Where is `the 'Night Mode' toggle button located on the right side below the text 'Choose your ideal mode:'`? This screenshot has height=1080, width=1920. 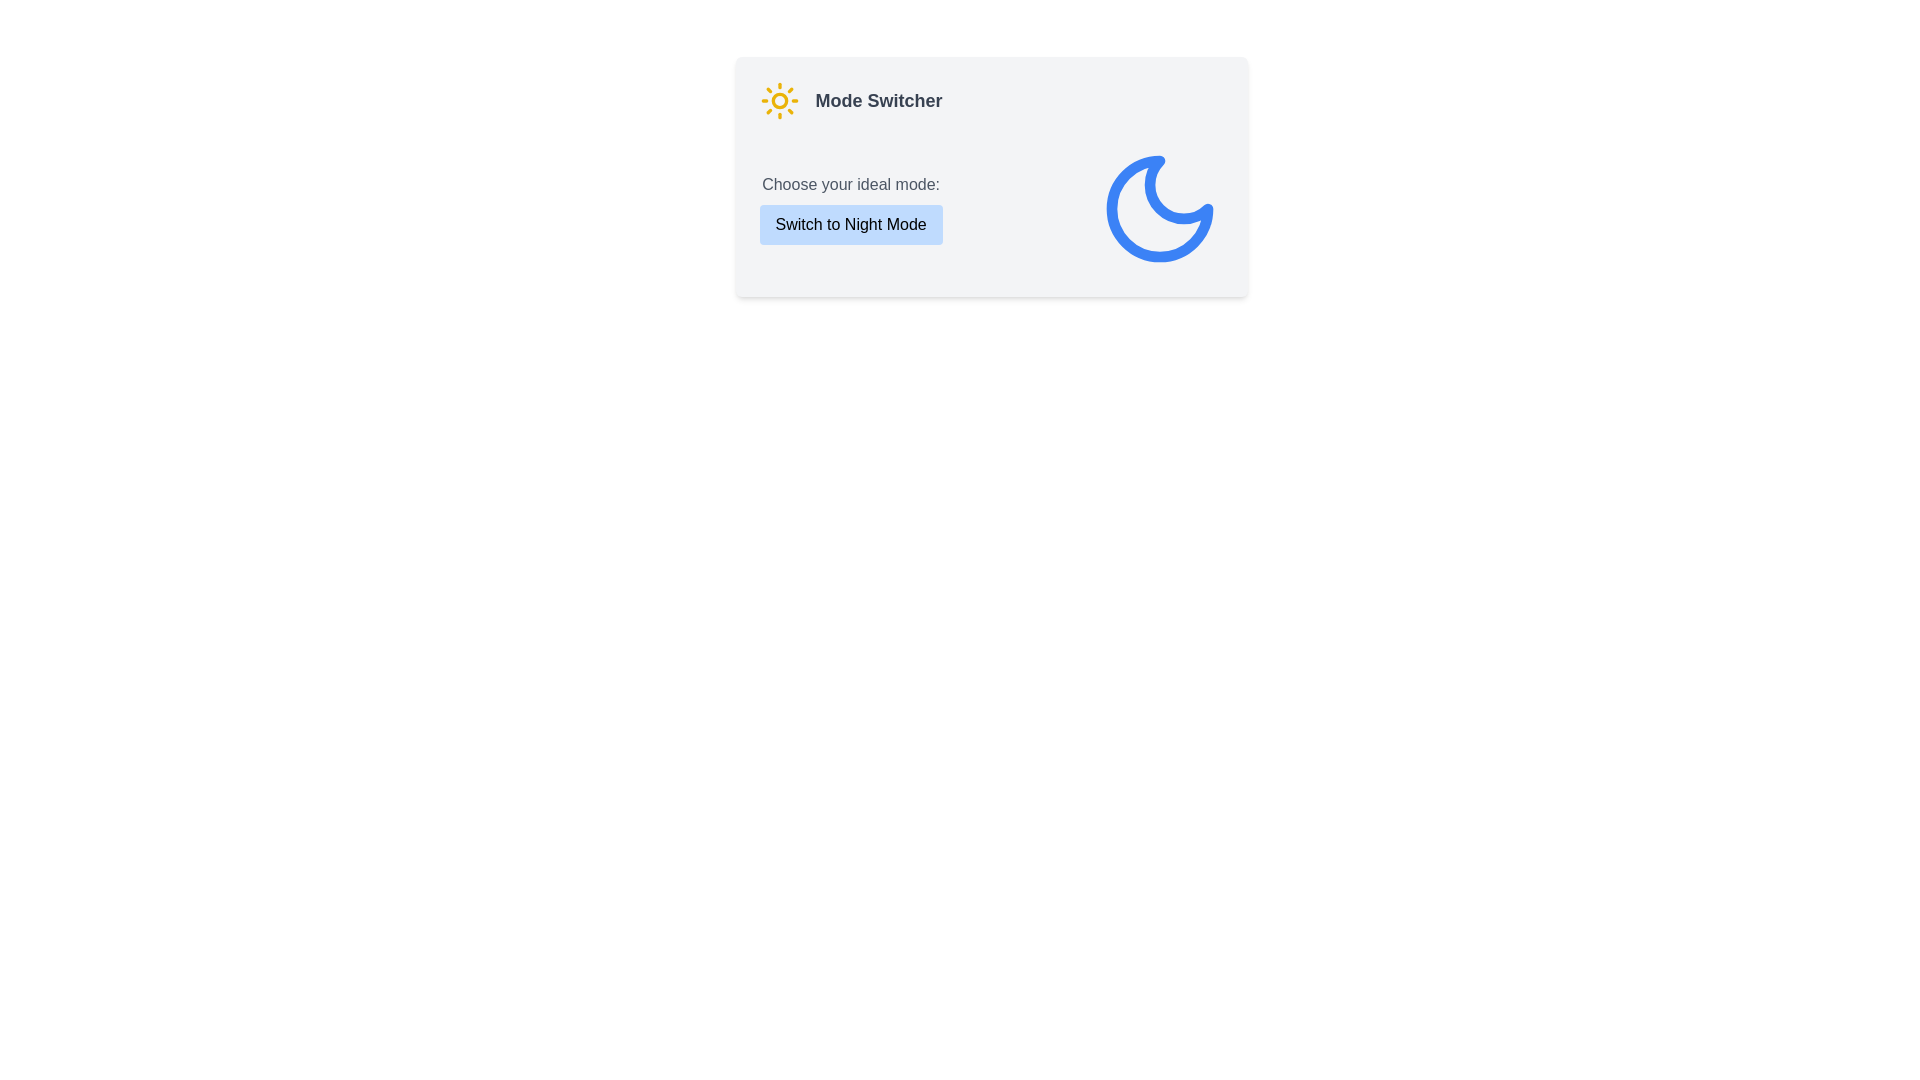
the 'Night Mode' toggle button located on the right side below the text 'Choose your ideal mode:' is located at coordinates (851, 224).